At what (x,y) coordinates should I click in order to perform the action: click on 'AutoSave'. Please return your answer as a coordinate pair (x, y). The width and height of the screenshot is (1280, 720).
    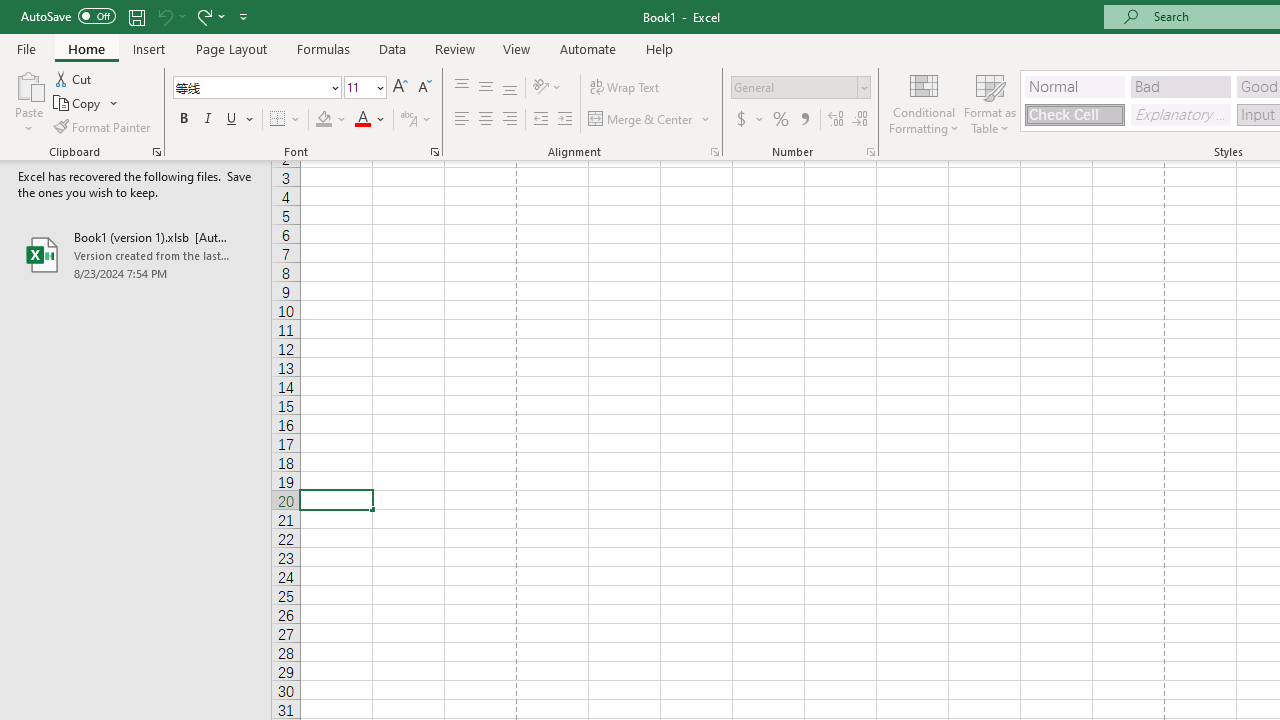
    Looking at the image, I should click on (68, 16).